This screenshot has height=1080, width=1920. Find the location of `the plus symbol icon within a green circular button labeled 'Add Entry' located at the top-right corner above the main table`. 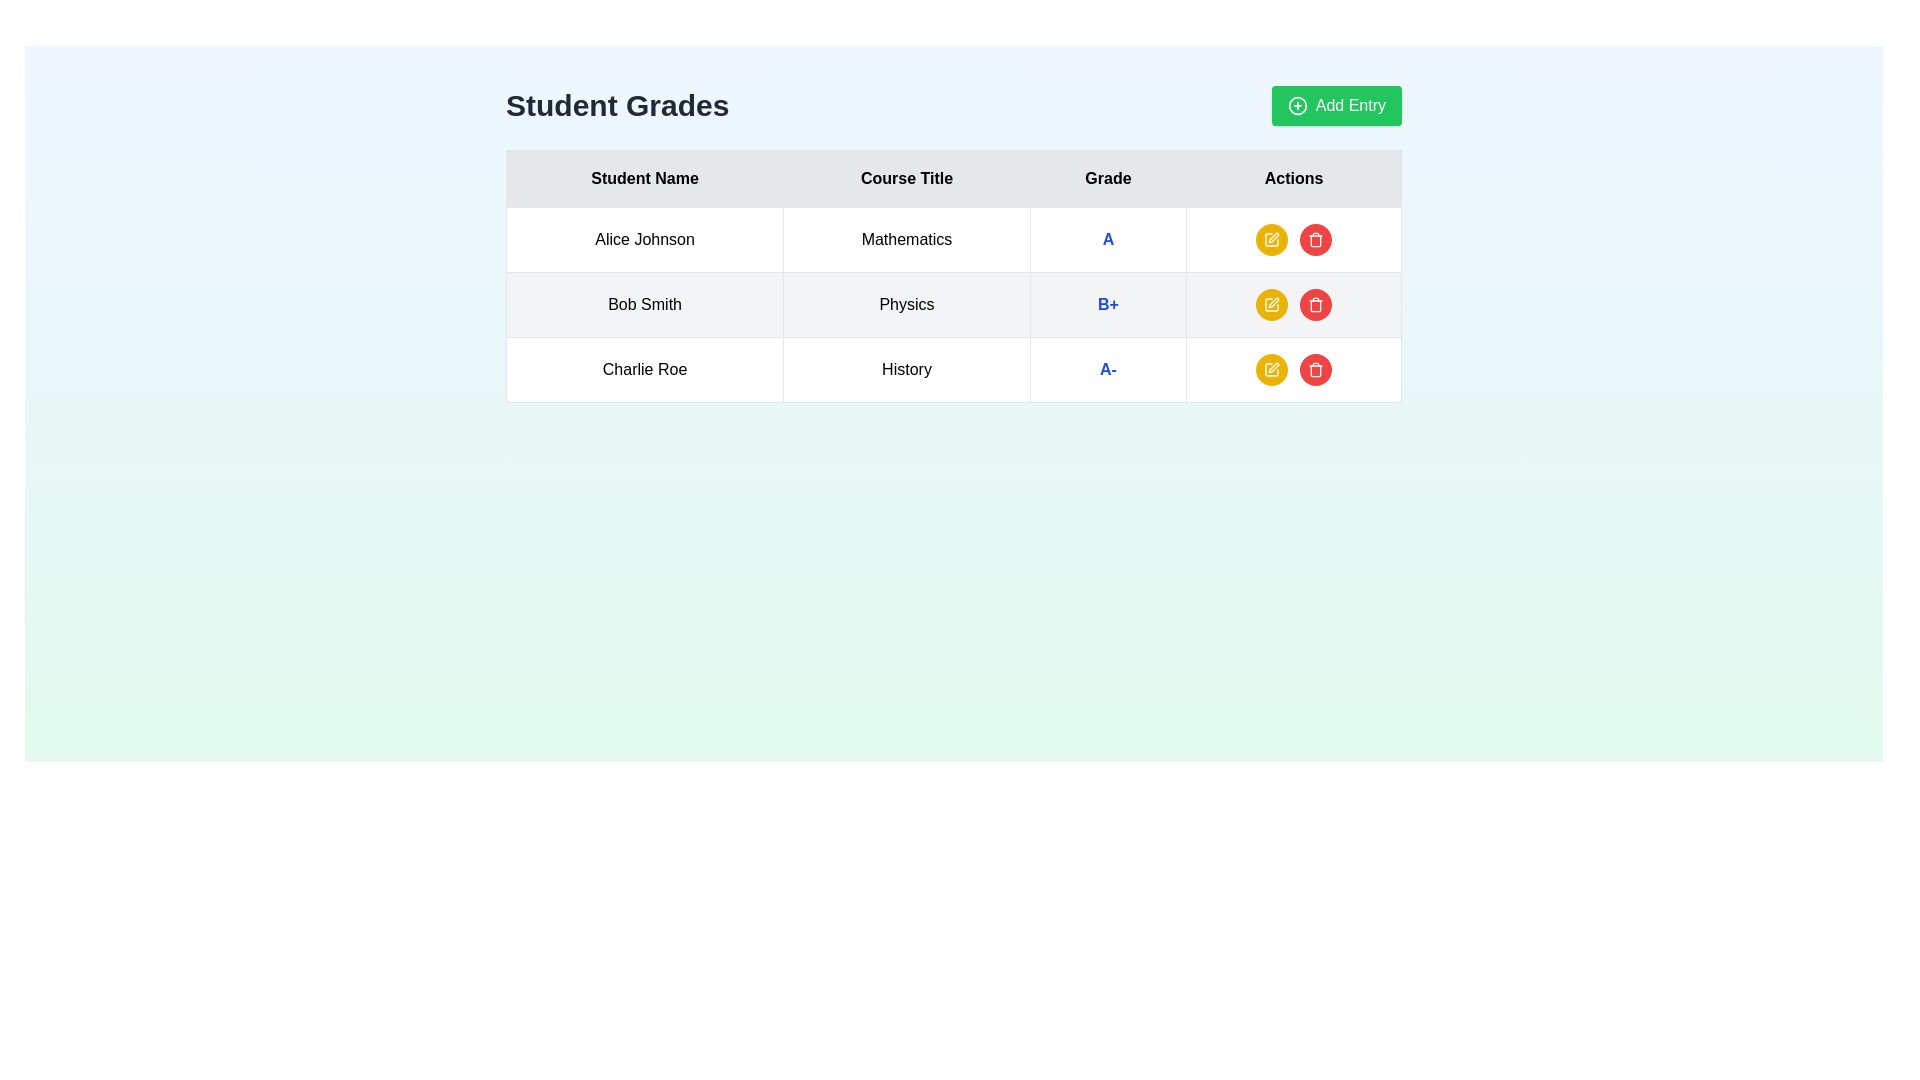

the plus symbol icon within a green circular button labeled 'Add Entry' located at the top-right corner above the main table is located at coordinates (1297, 105).